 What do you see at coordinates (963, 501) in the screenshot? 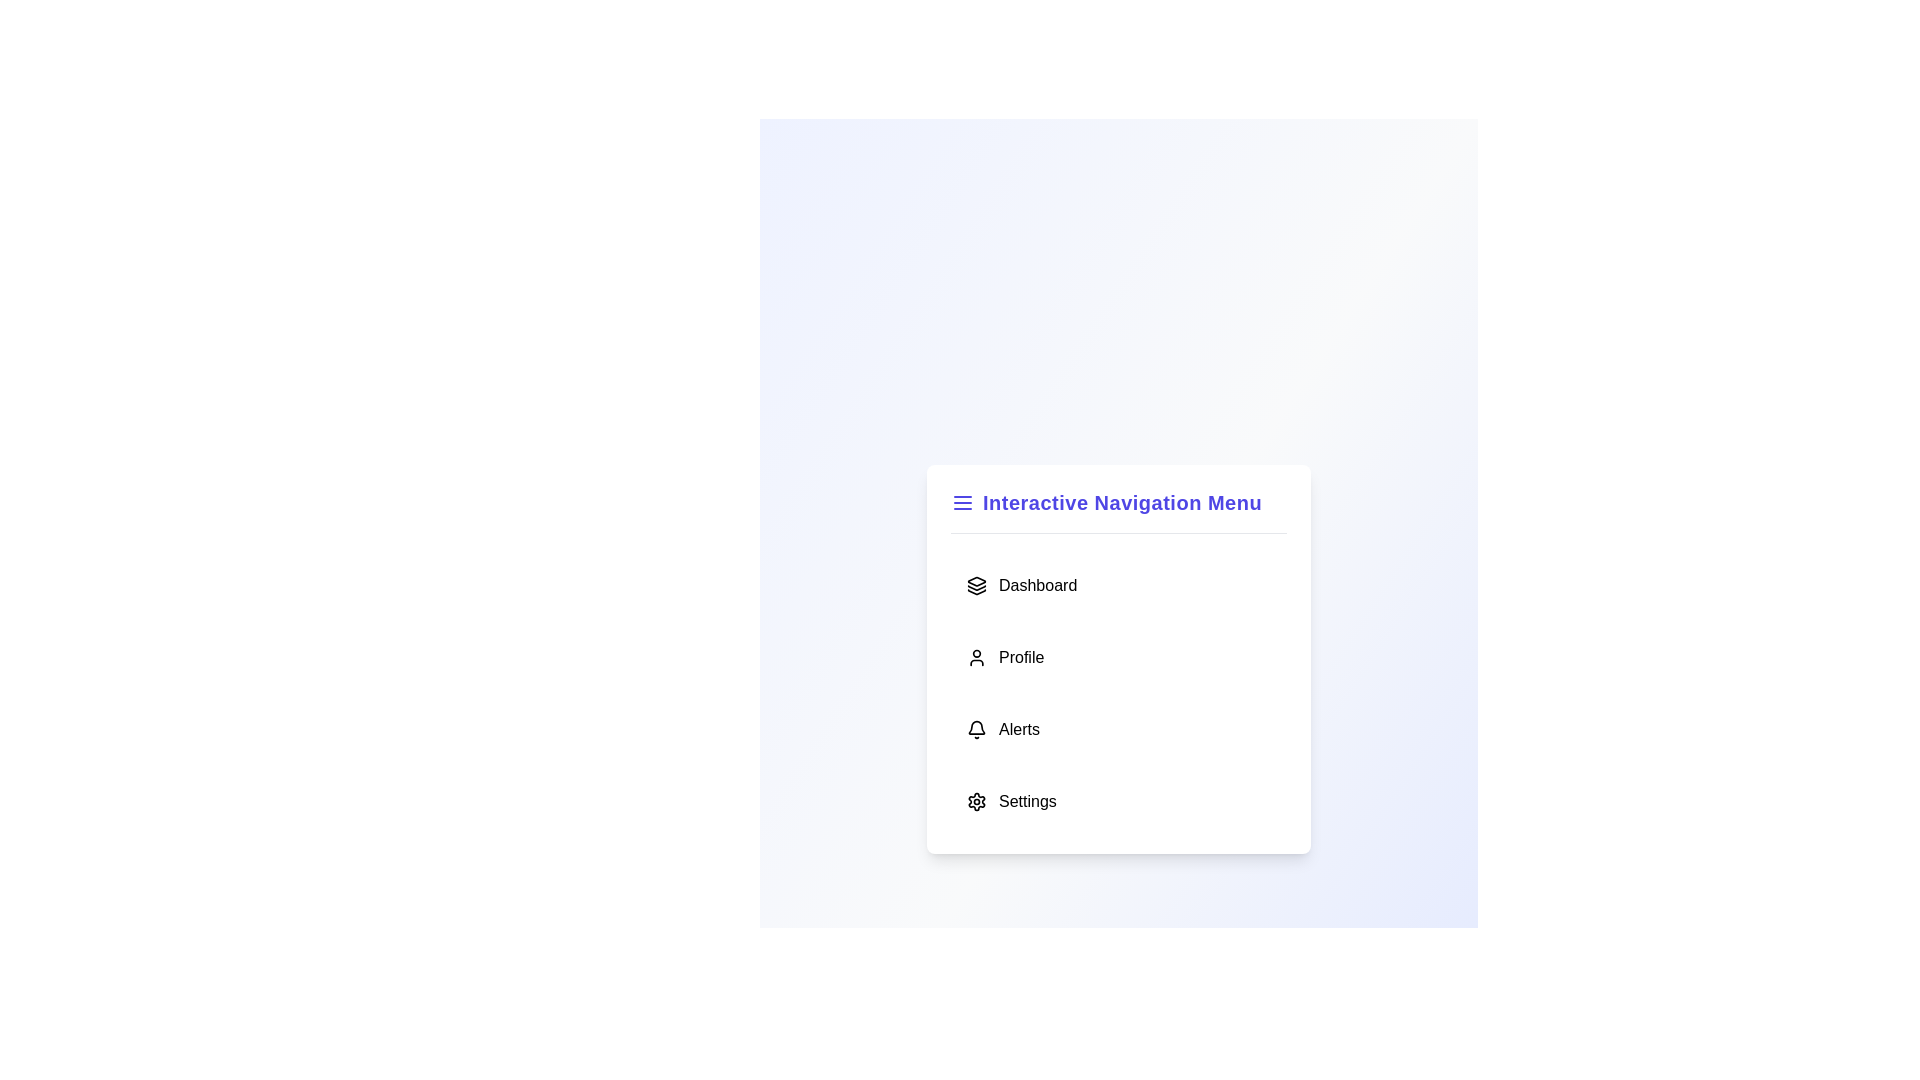
I see `the header icon to toggle the menu` at bounding box center [963, 501].